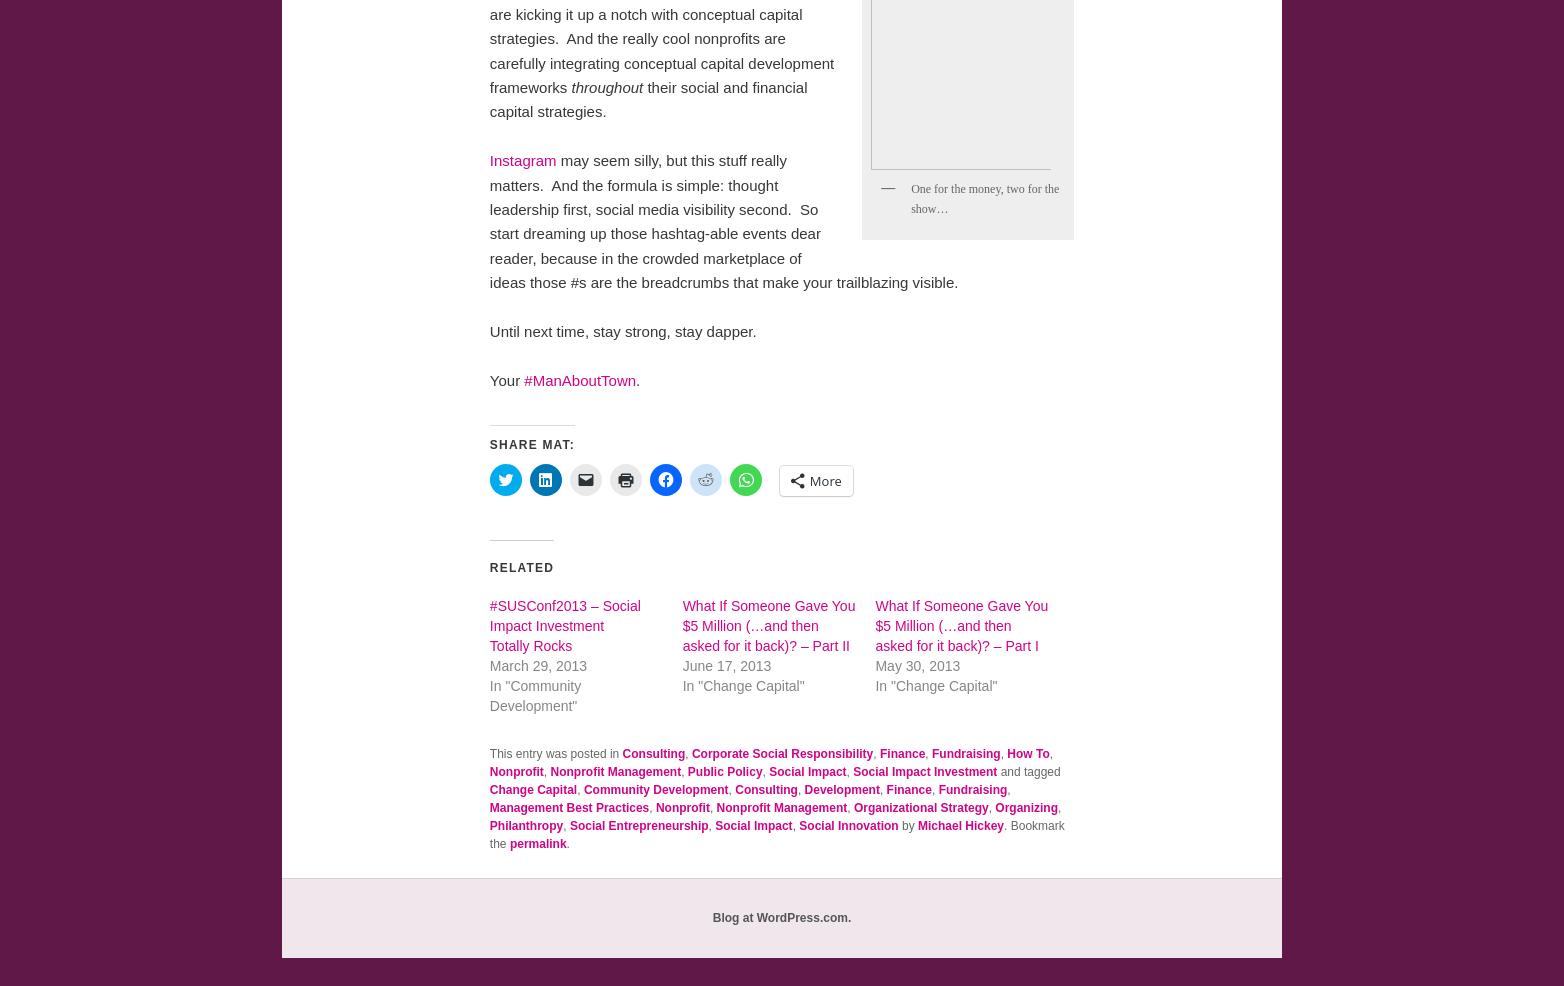 The width and height of the screenshot is (1564, 986). What do you see at coordinates (961, 824) in the screenshot?
I see `'Michael Hickey'` at bounding box center [961, 824].